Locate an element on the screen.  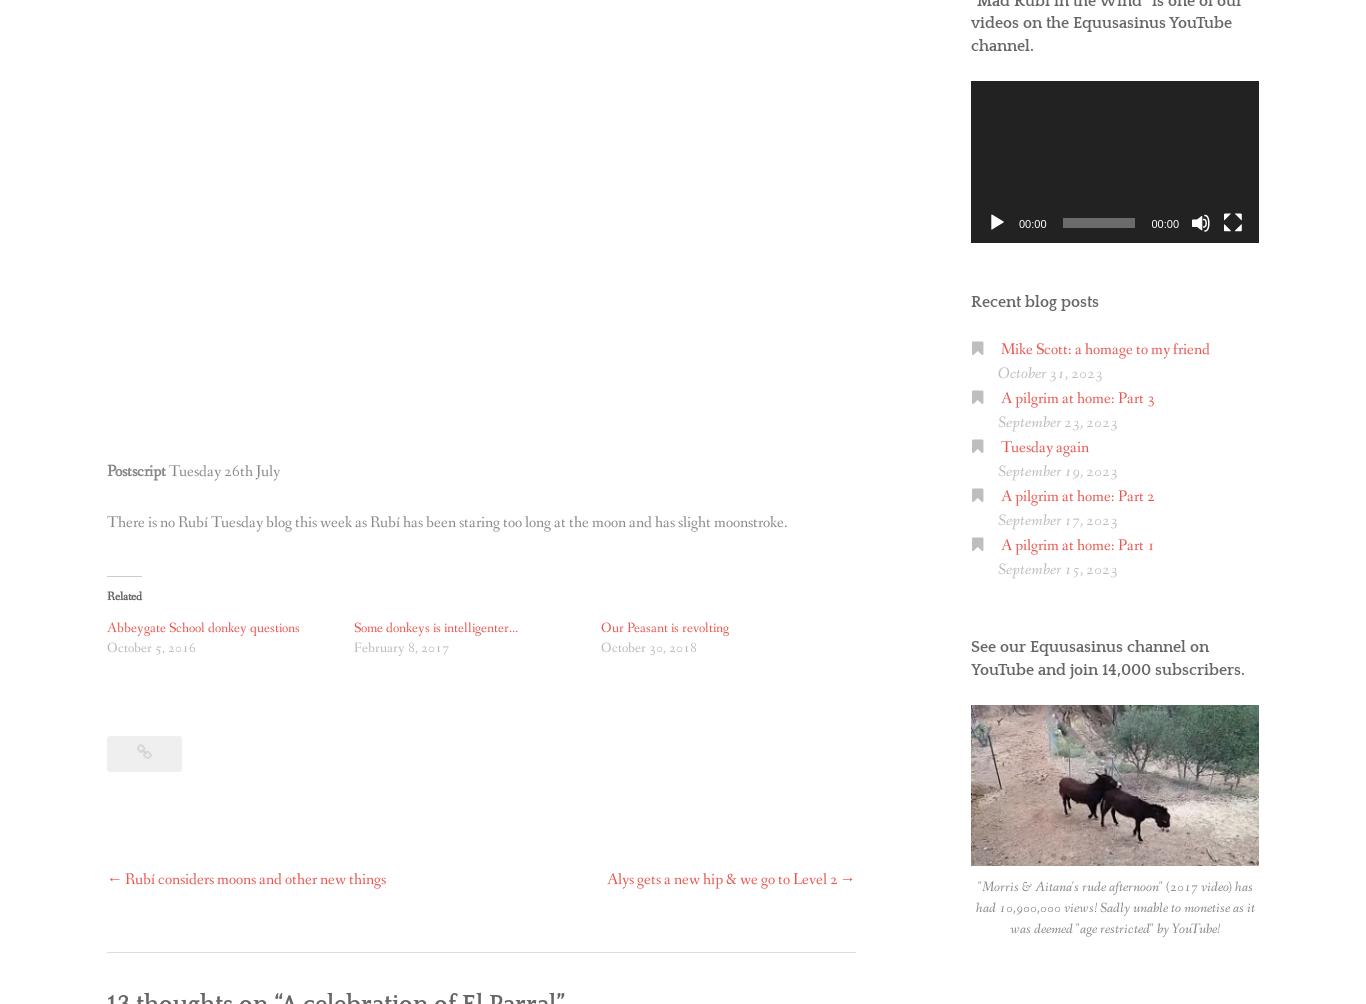
'September 23, 2023' is located at coordinates (997, 421).